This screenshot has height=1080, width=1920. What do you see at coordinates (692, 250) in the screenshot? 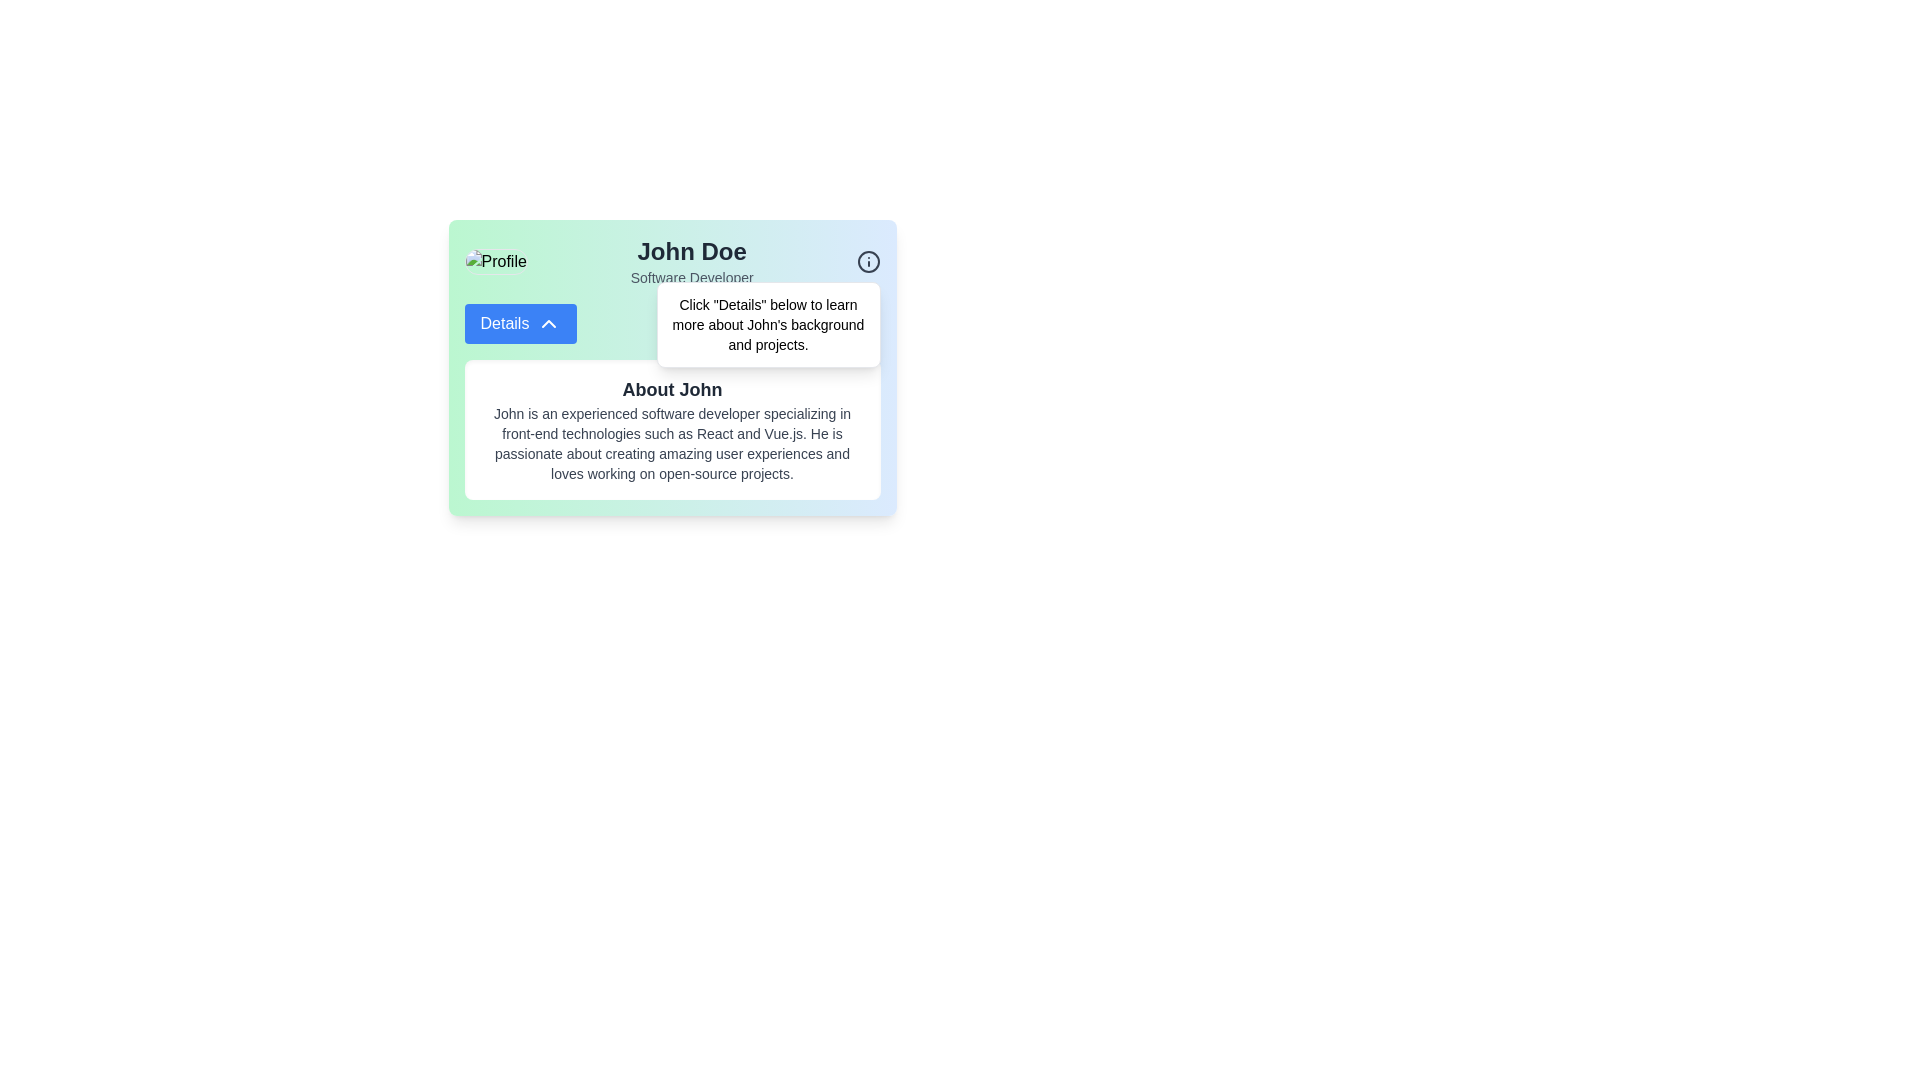
I see `text label displaying 'John Doe', which is located at the top-center of the profile card` at bounding box center [692, 250].